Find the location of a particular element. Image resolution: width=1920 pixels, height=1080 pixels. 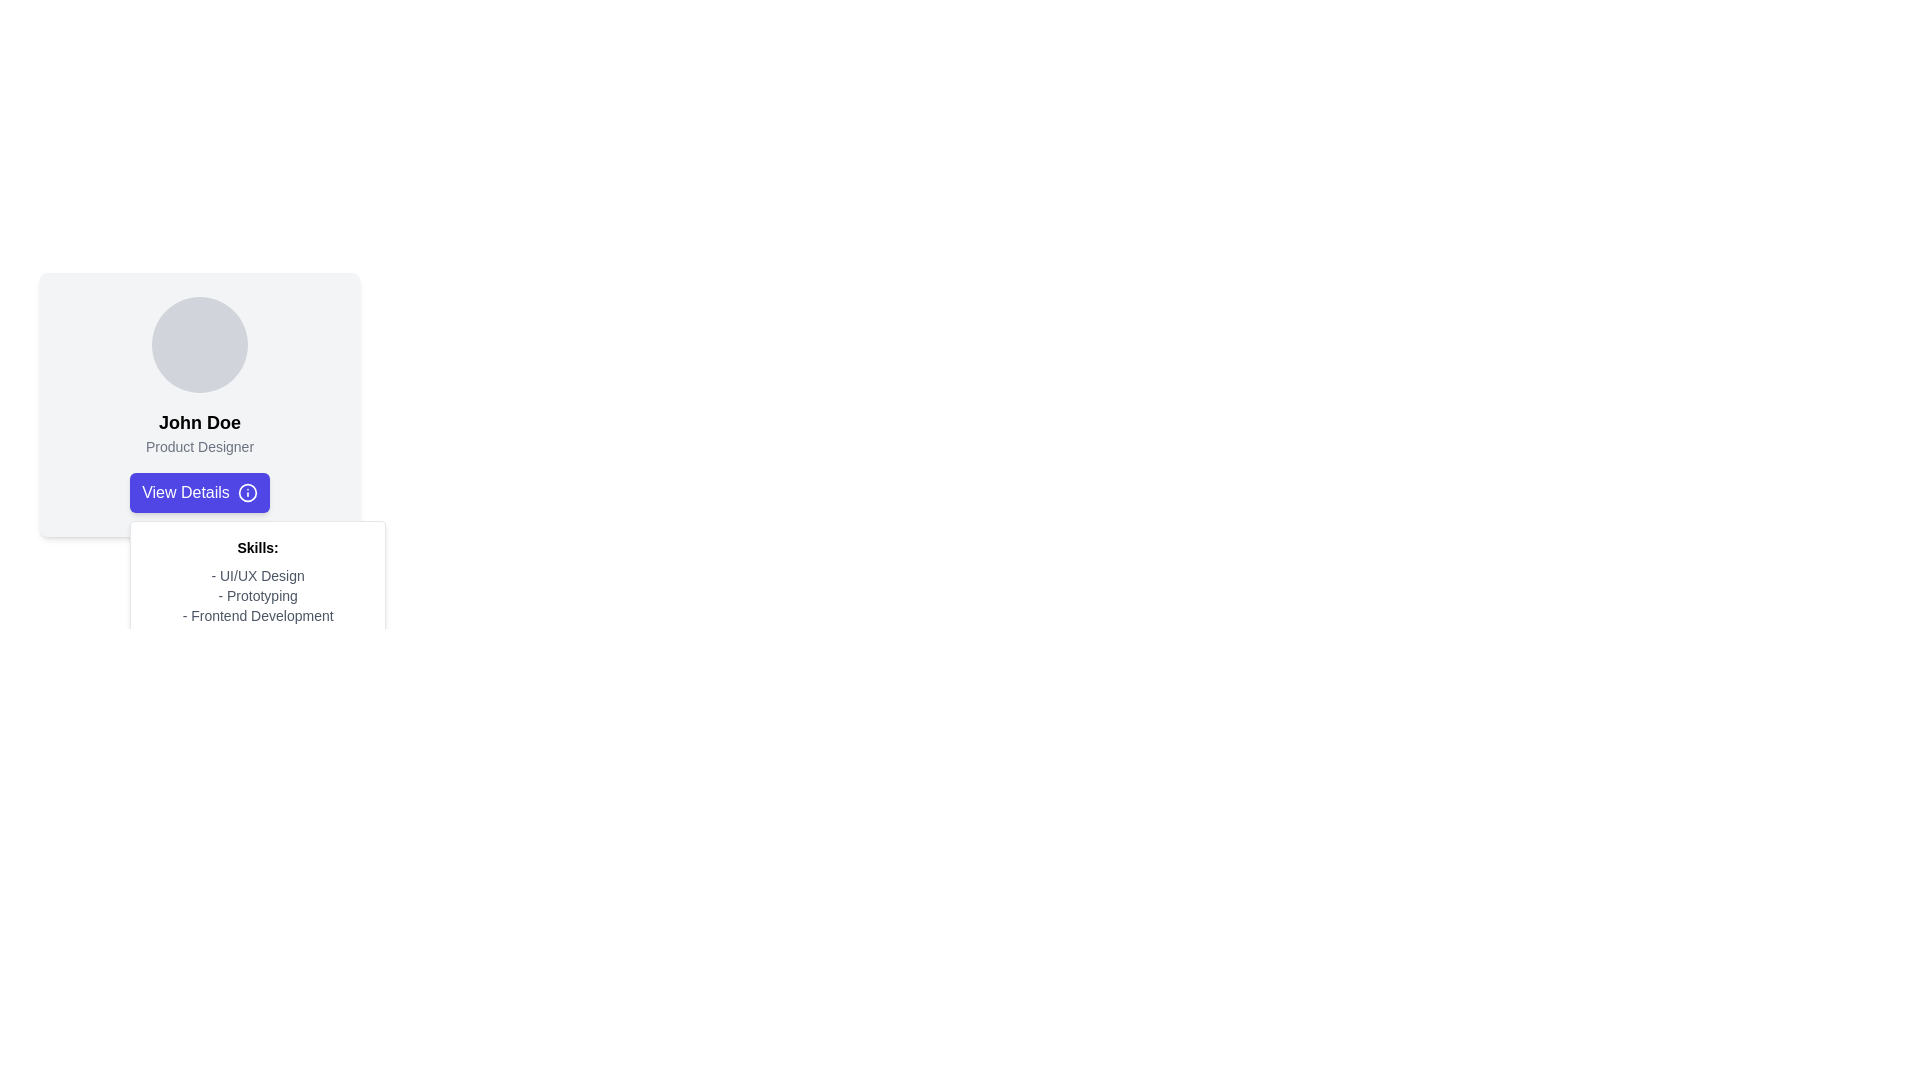

the text that indicates expertise in UI/UX Design, which is the first item in the skills list beneath the profile section labeled 'Skills:' is located at coordinates (257, 575).